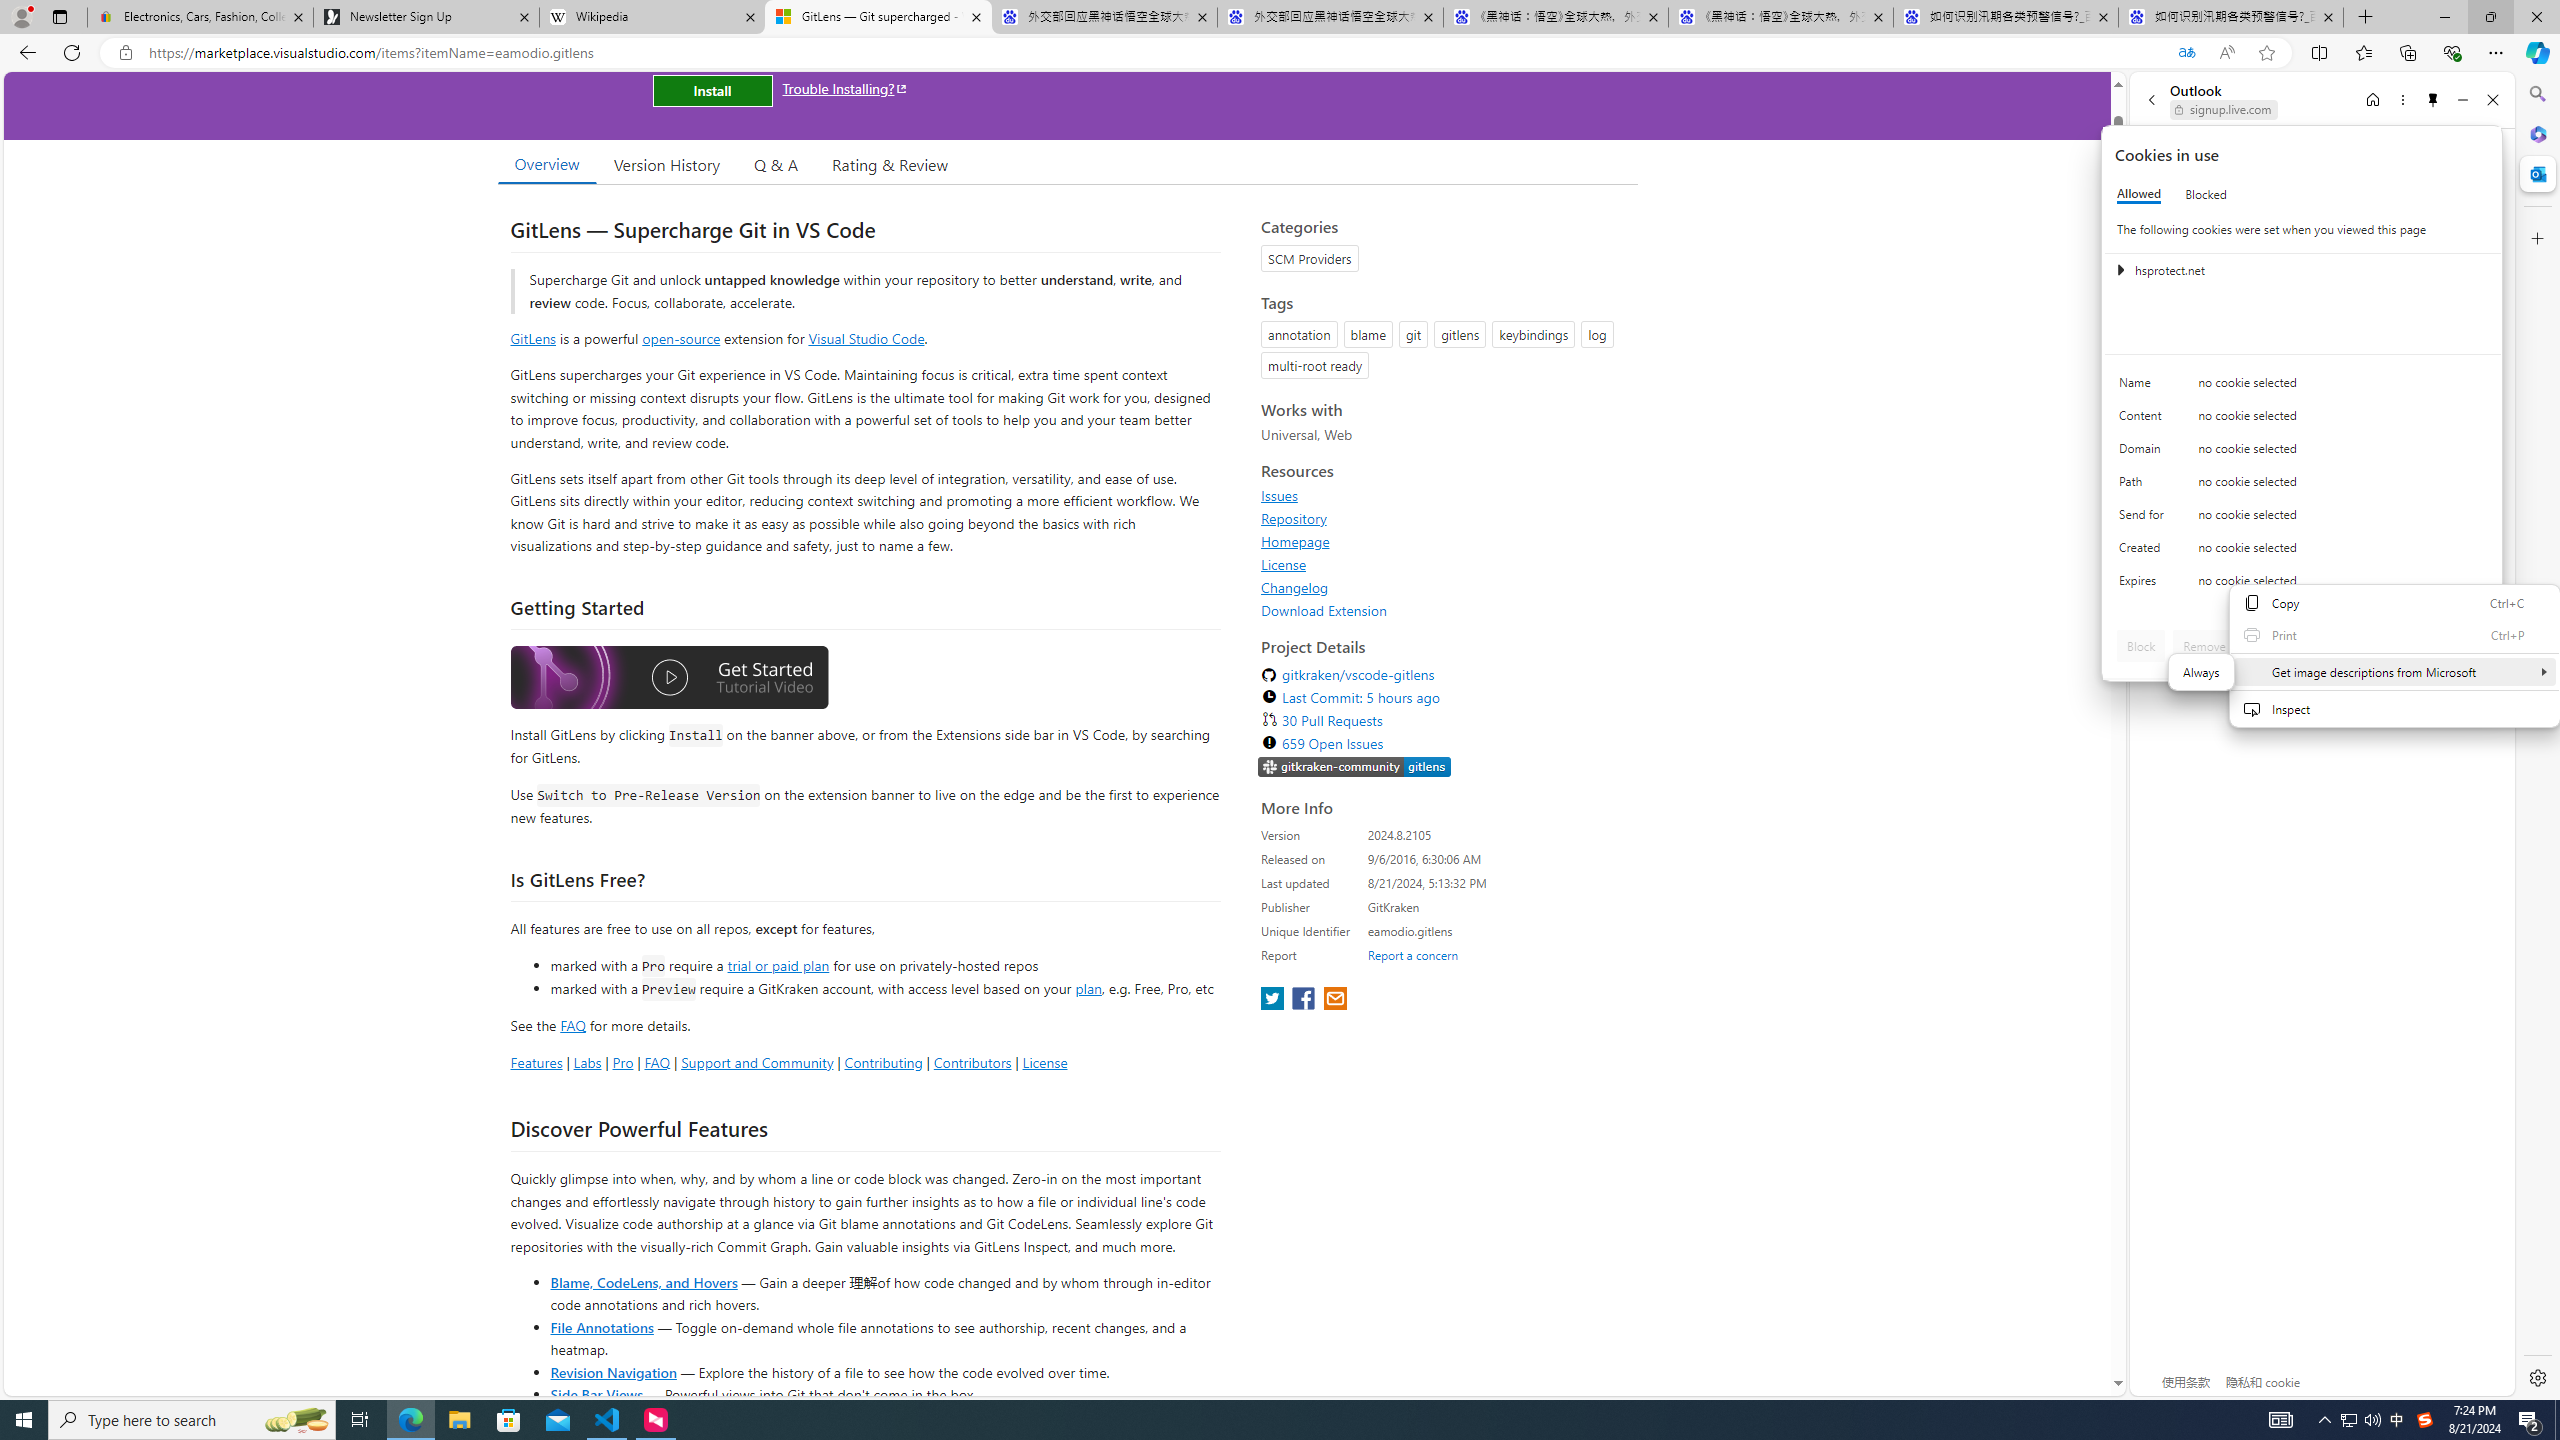  Describe the element at coordinates (2144, 585) in the screenshot. I see `'Expires'` at that location.